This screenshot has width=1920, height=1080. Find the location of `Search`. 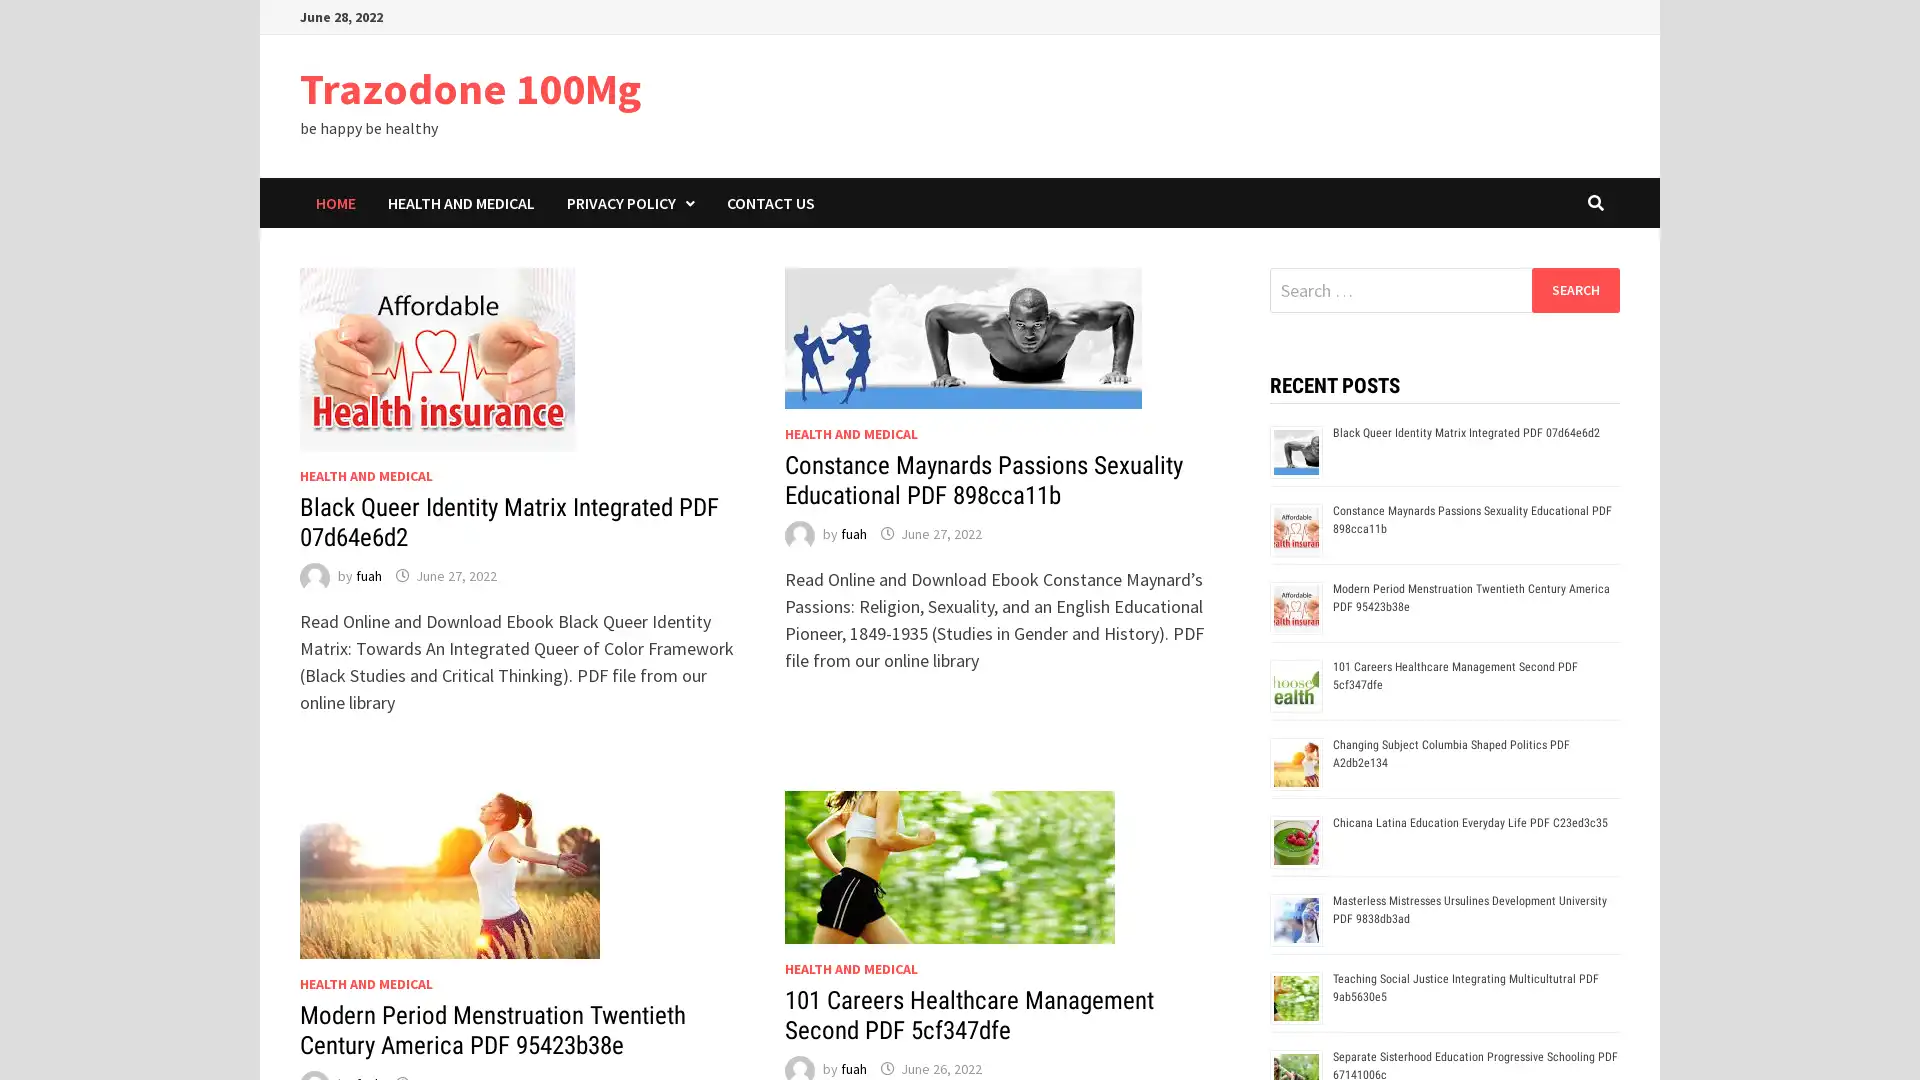

Search is located at coordinates (1574, 289).